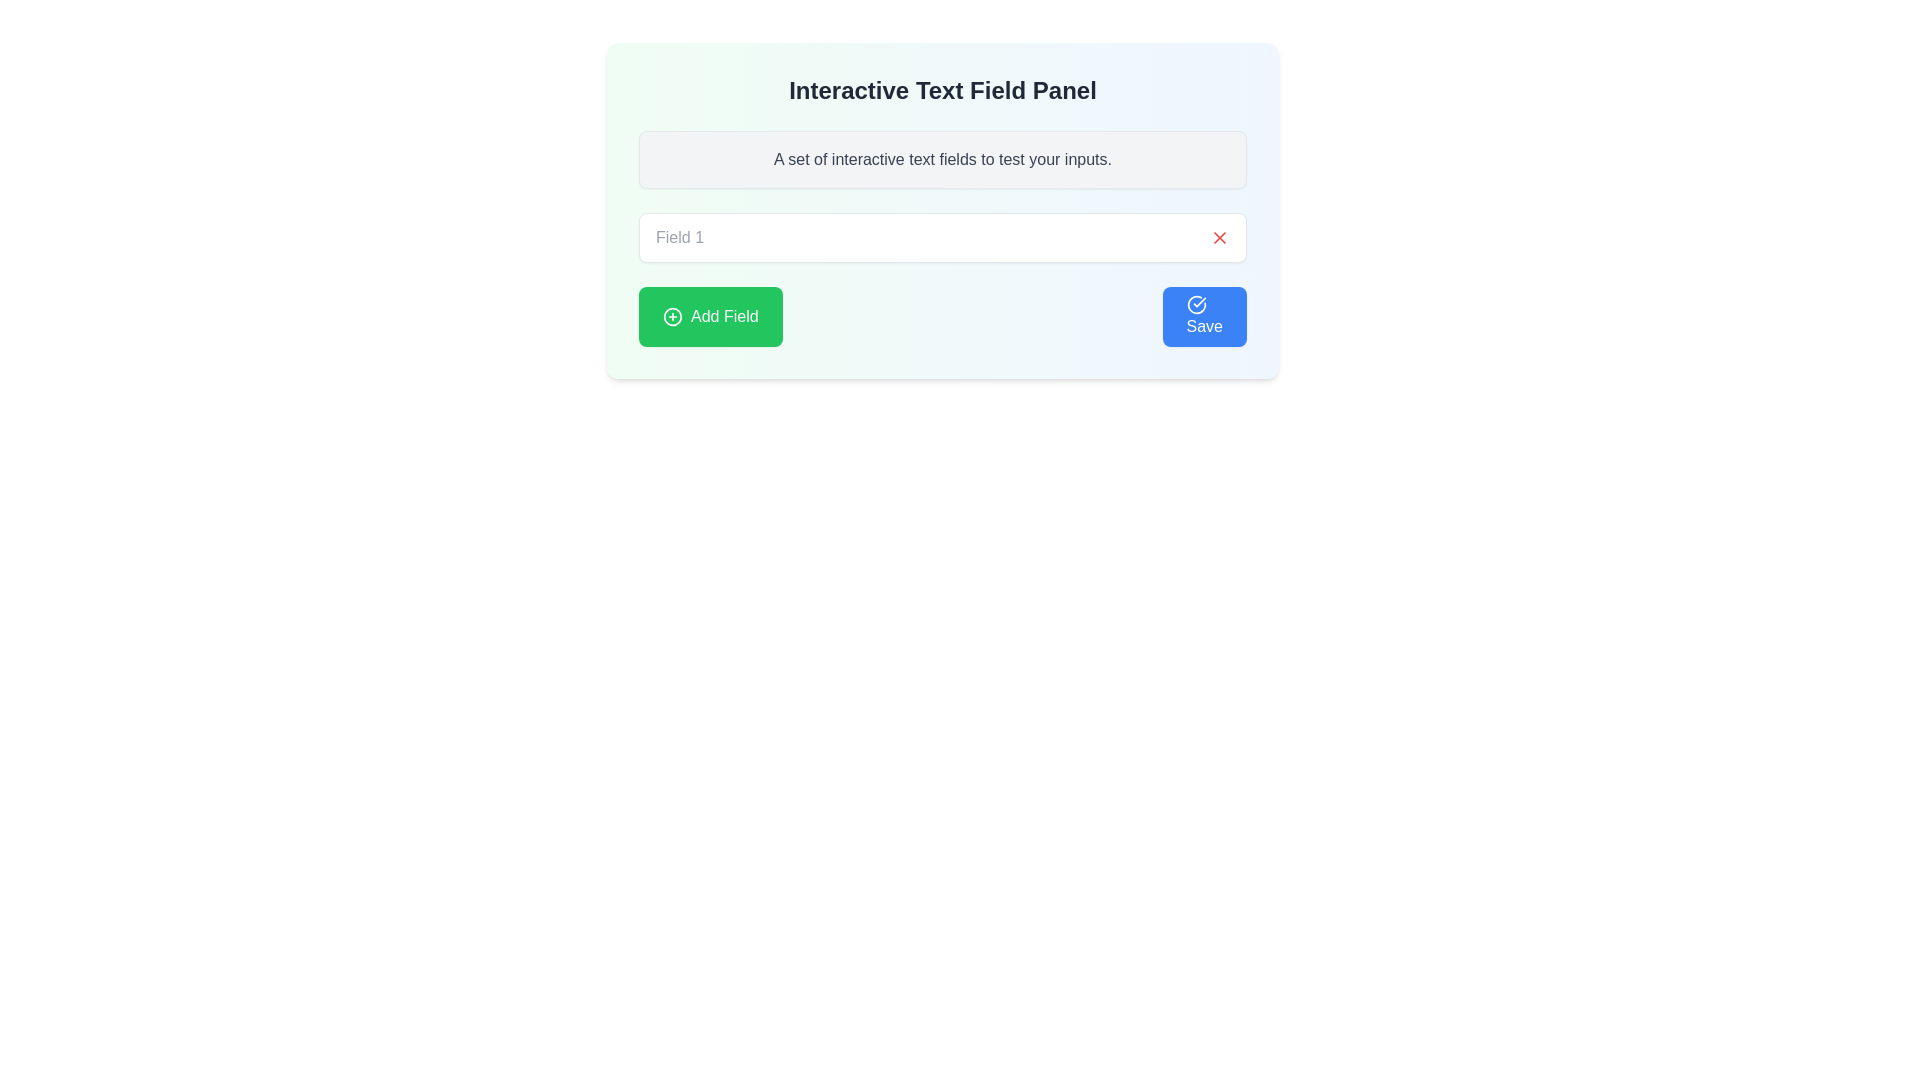  Describe the element at coordinates (1196, 304) in the screenshot. I see `the circular status indicator icon located at the bottom-right of the 'Save' button, which has a thin outline stroke and is part of a group with a checkmark icon` at that location.